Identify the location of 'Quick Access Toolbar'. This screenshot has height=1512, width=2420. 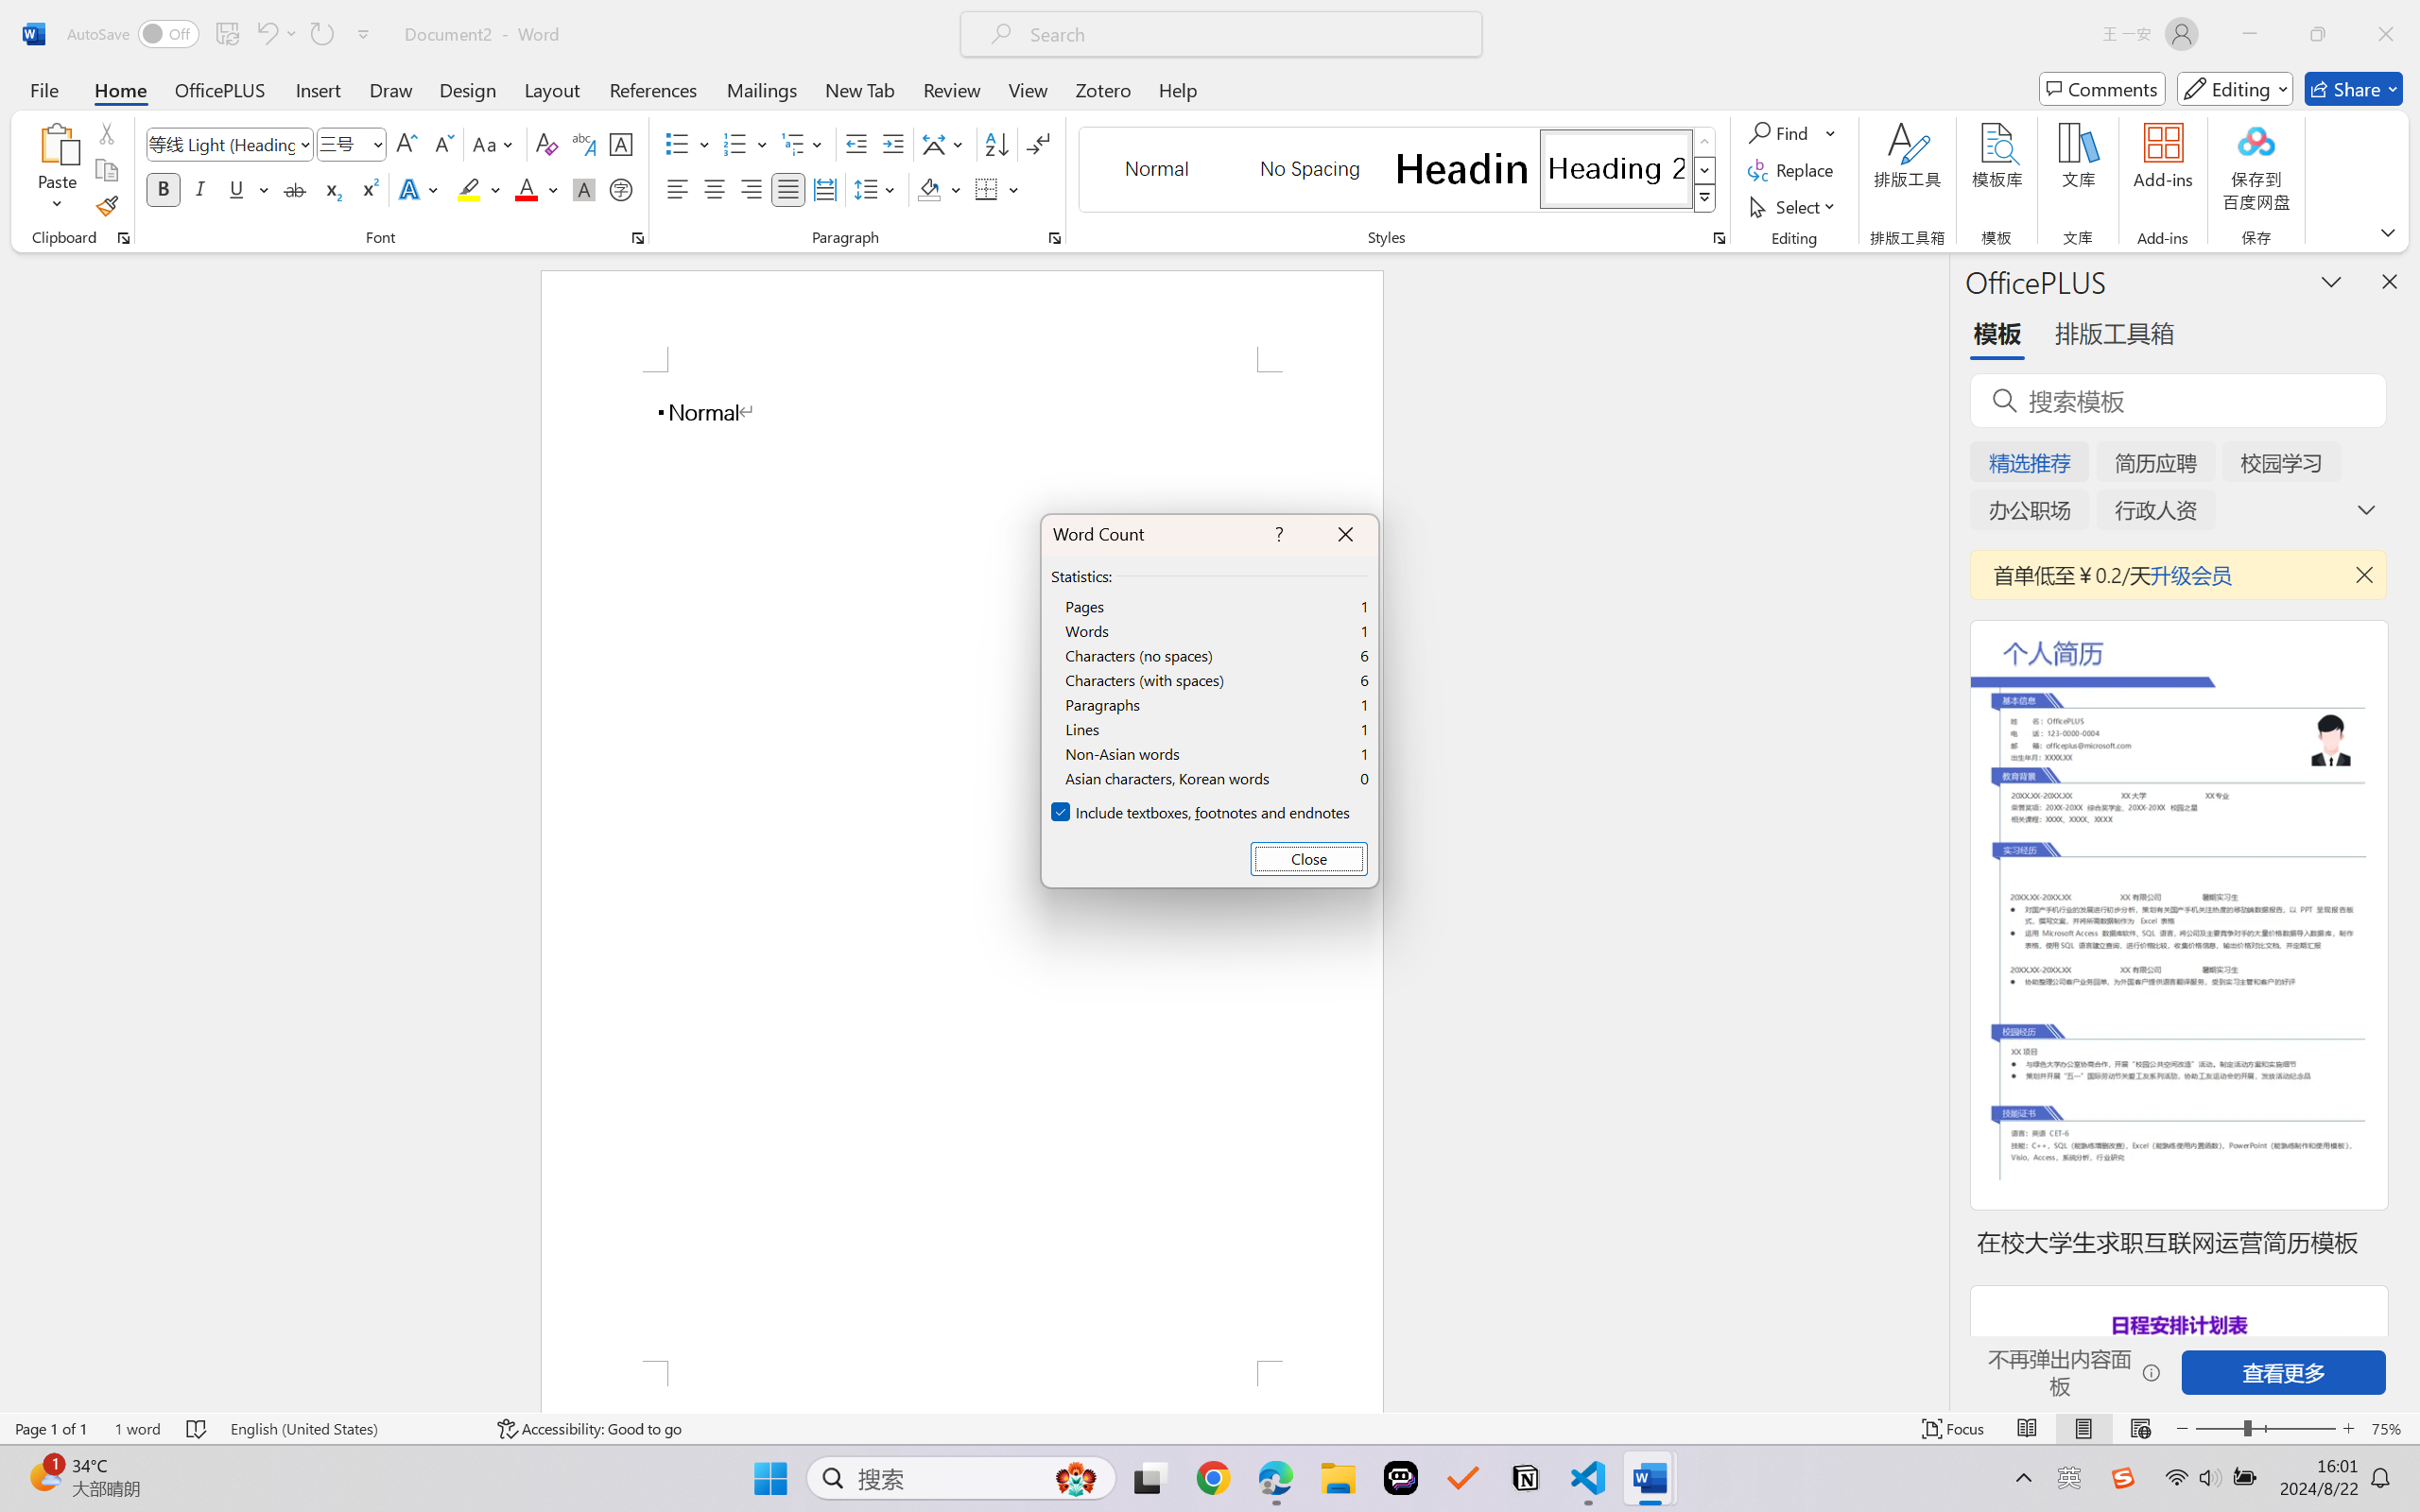
(222, 33).